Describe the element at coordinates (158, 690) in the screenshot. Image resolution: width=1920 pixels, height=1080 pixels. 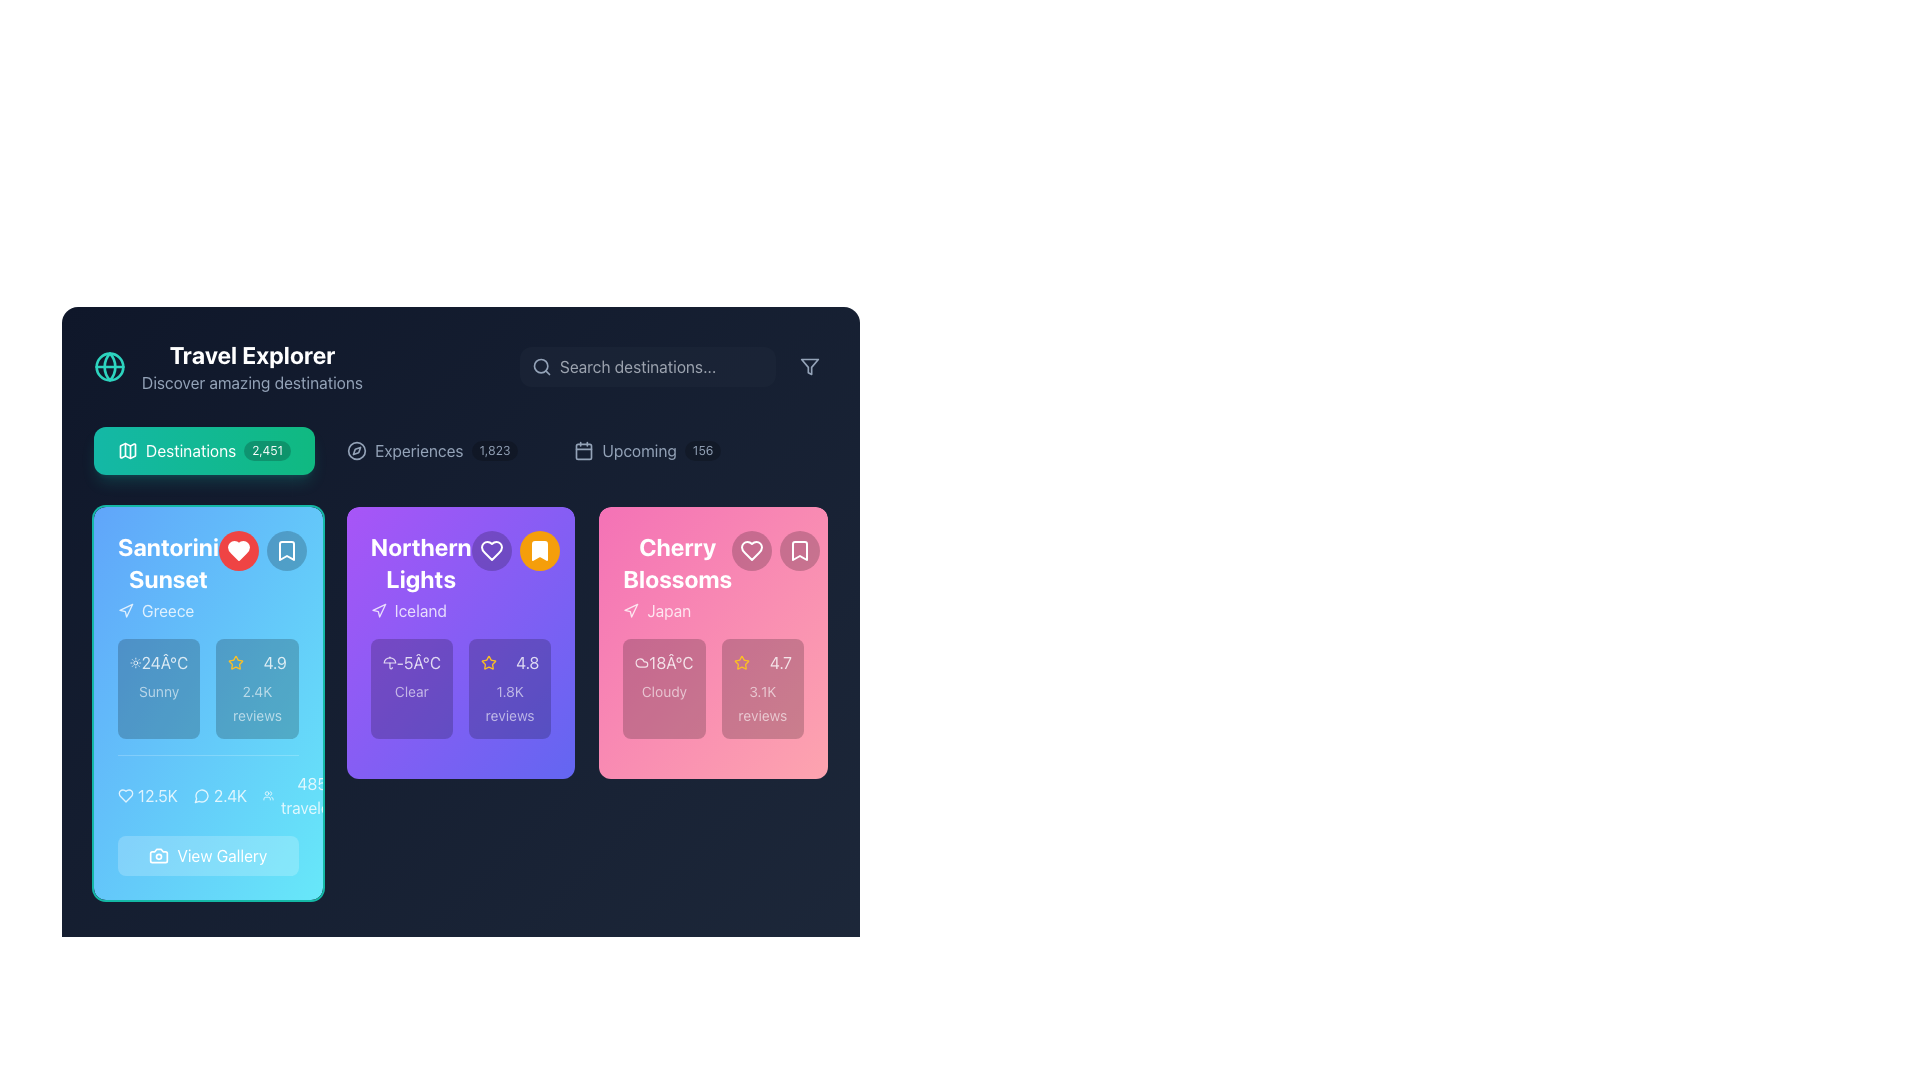
I see `the text label displaying 'Sunny' located below the temperature section ('24°C')` at that location.